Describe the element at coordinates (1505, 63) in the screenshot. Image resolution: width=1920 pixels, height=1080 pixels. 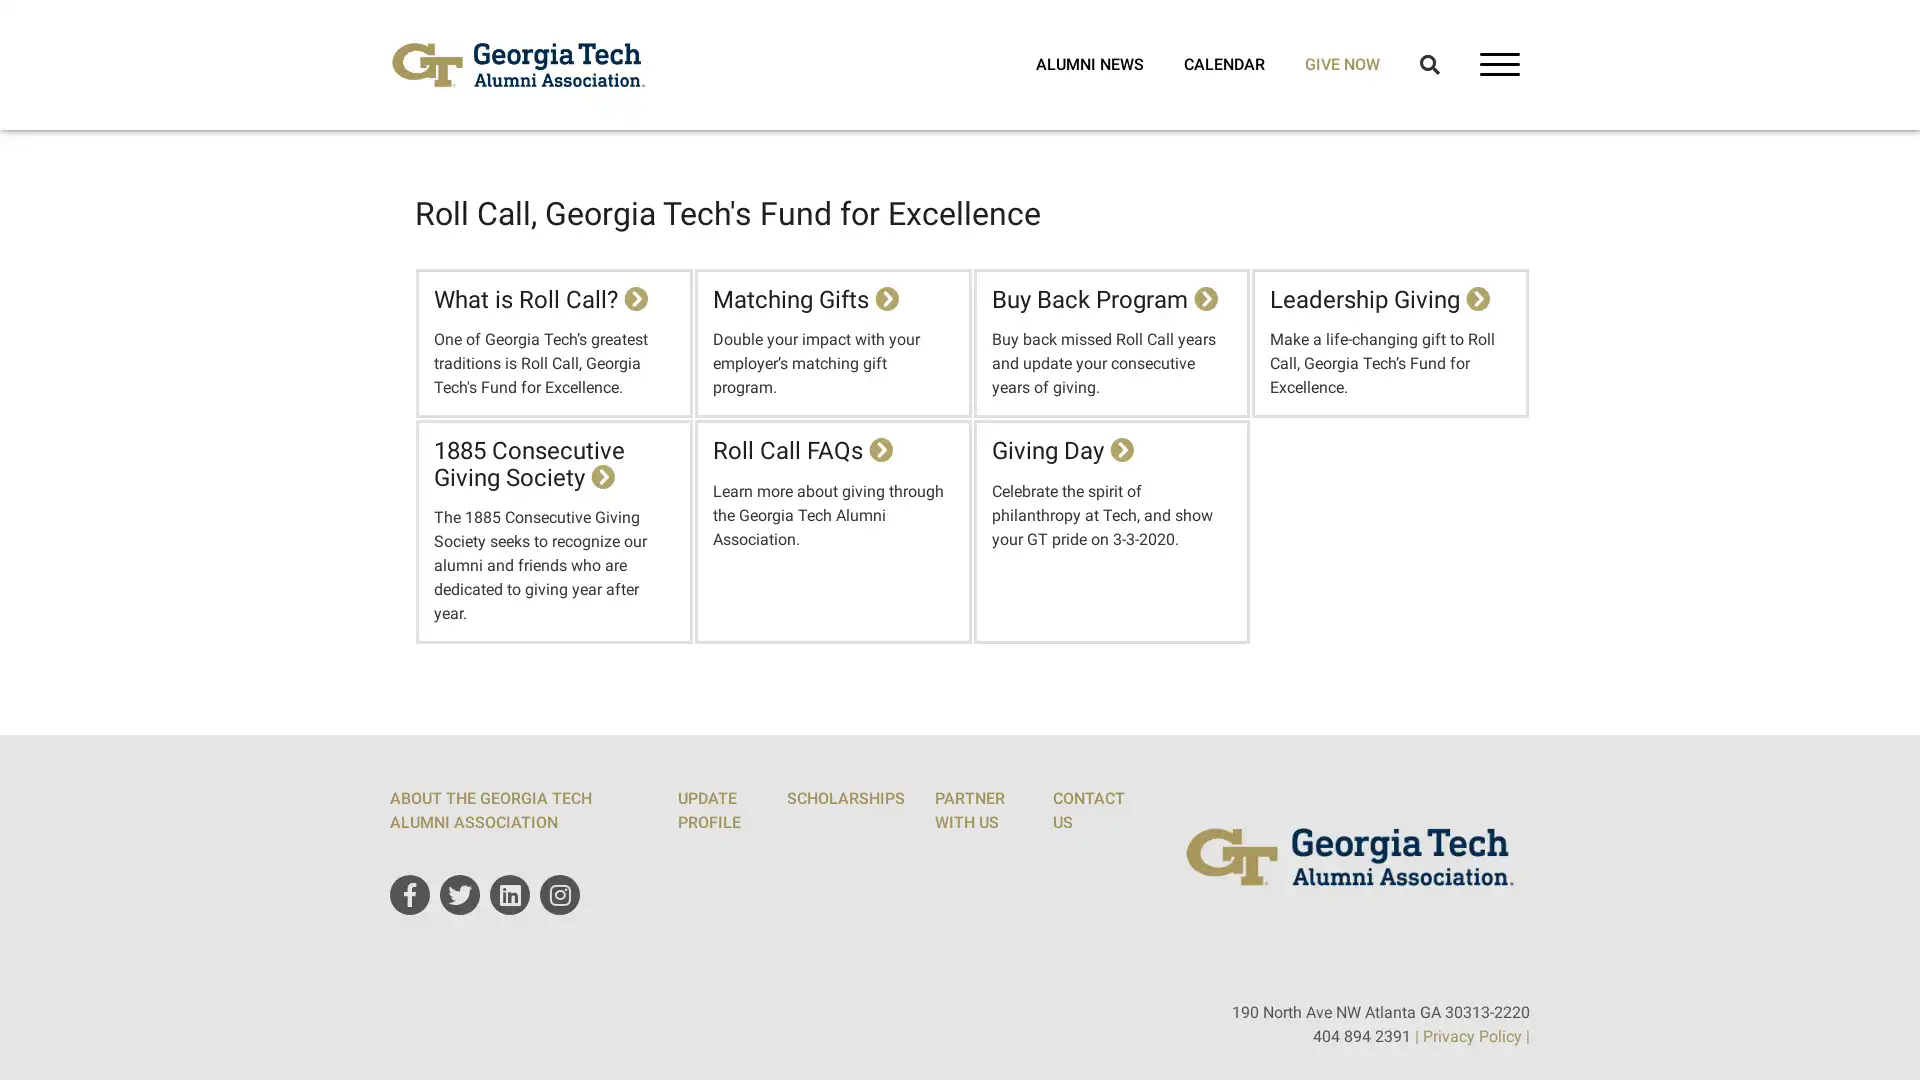
I see `Open Main Navigation` at that location.